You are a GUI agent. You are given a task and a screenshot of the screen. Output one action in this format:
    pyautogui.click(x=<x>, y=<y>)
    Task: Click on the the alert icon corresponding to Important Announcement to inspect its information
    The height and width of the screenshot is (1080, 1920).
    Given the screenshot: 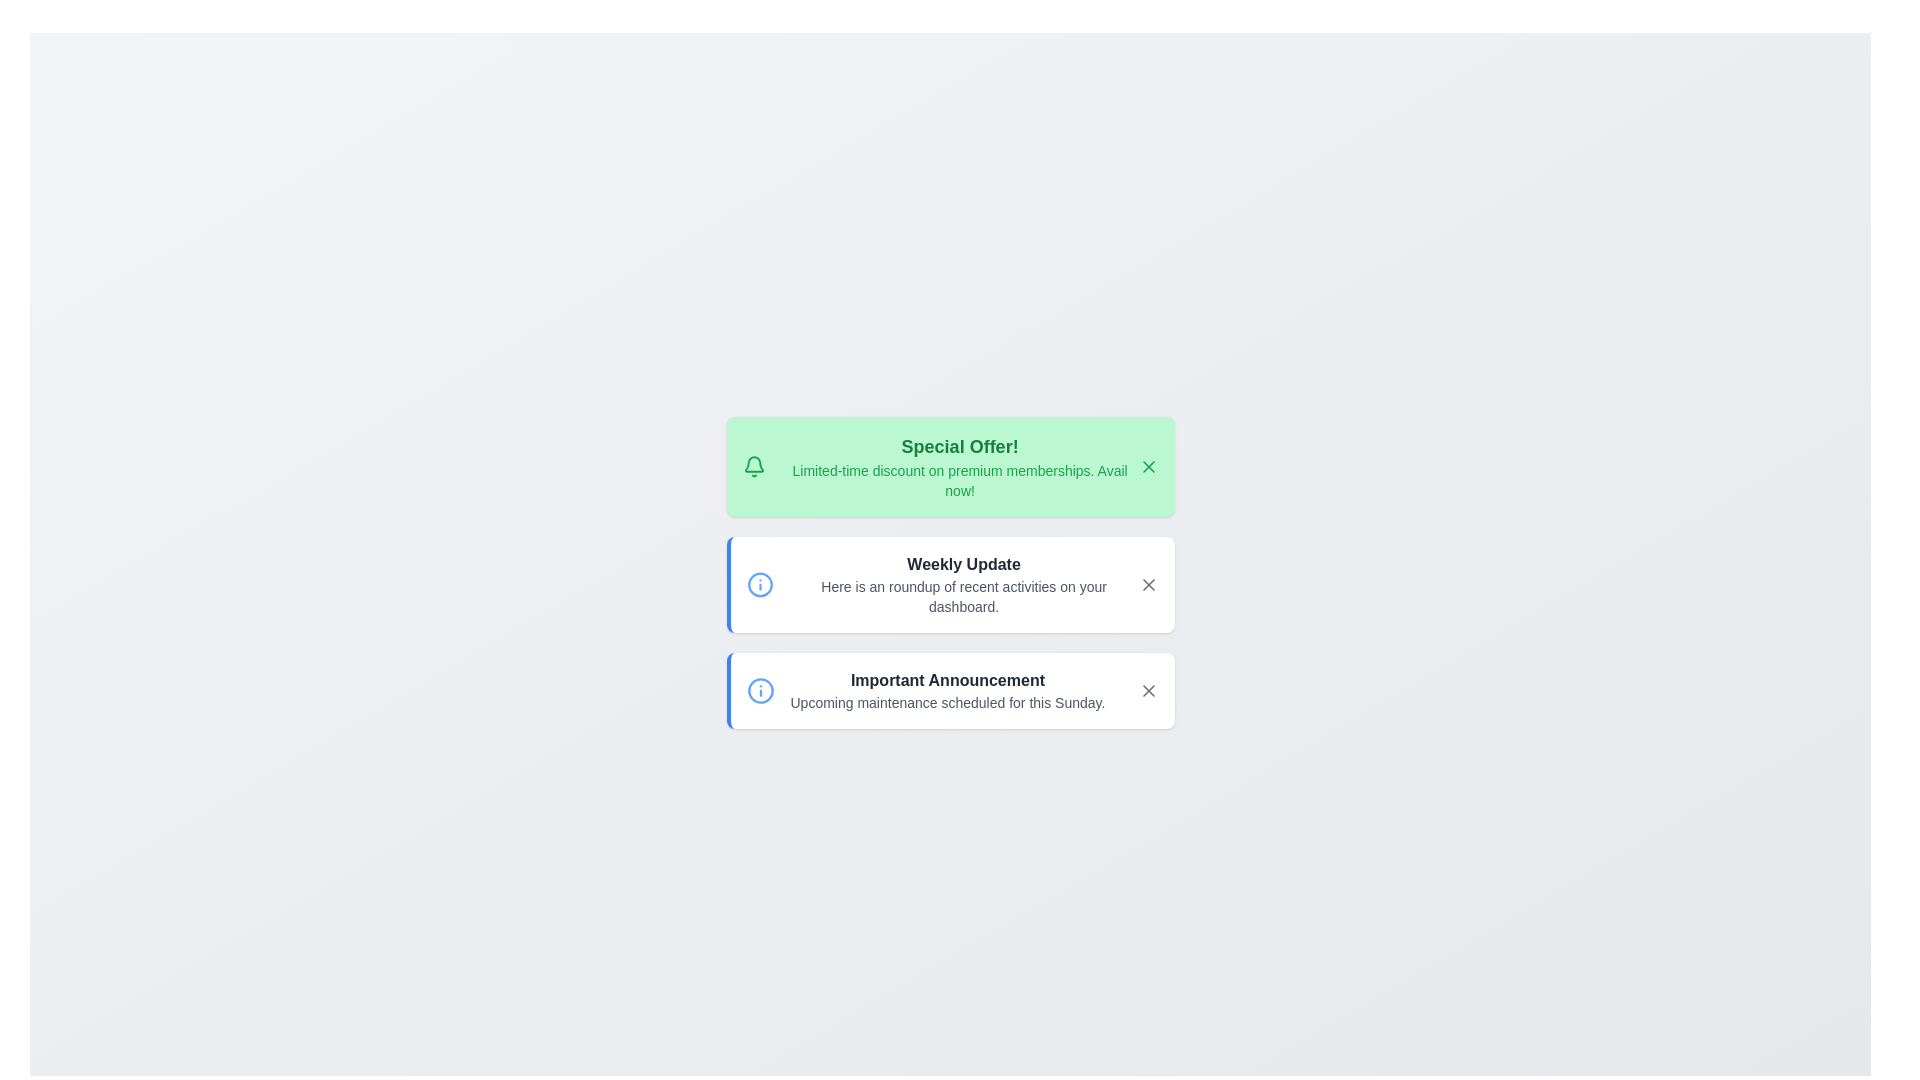 What is the action you would take?
    pyautogui.click(x=759, y=689)
    